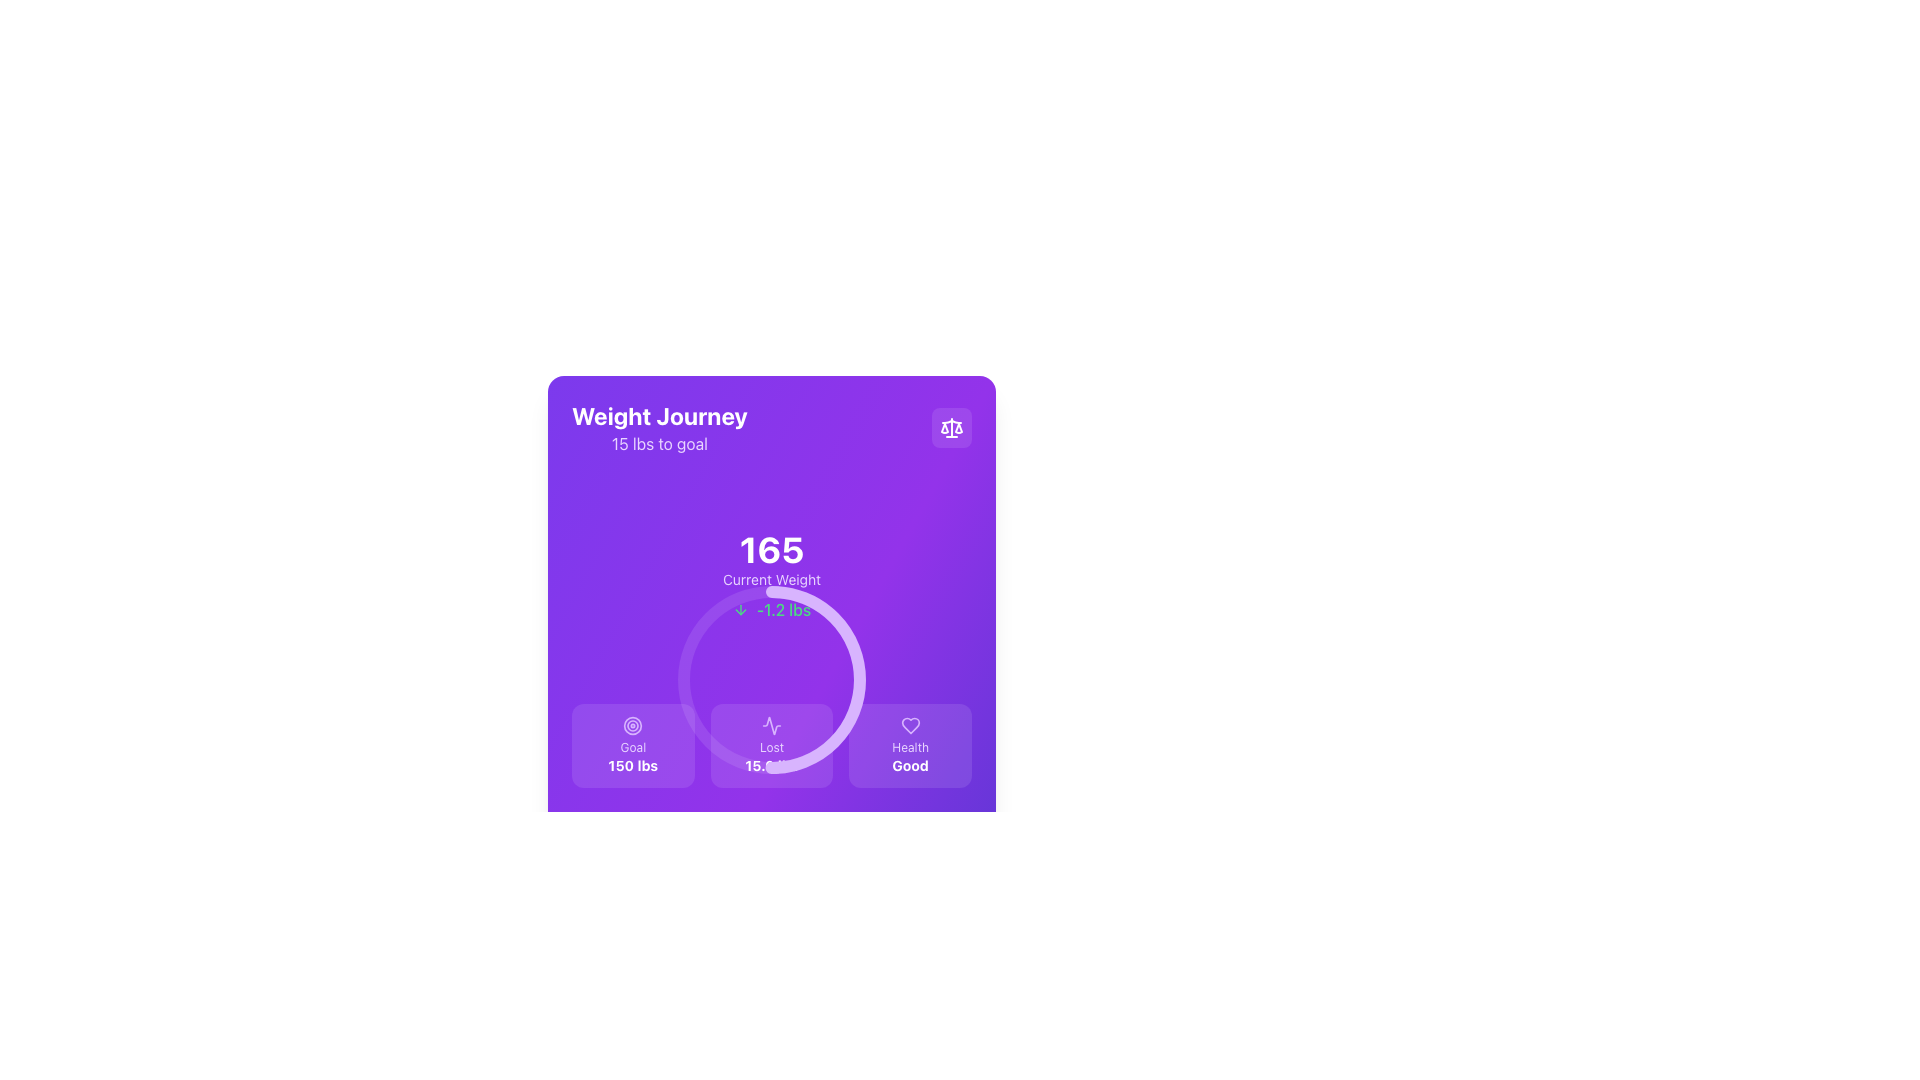 The width and height of the screenshot is (1920, 1080). Describe the element at coordinates (771, 748) in the screenshot. I see `text of the label that says 'Lost', which is styled in a small font and purple color, positioned above a weight value text and below an activity icon` at that location.